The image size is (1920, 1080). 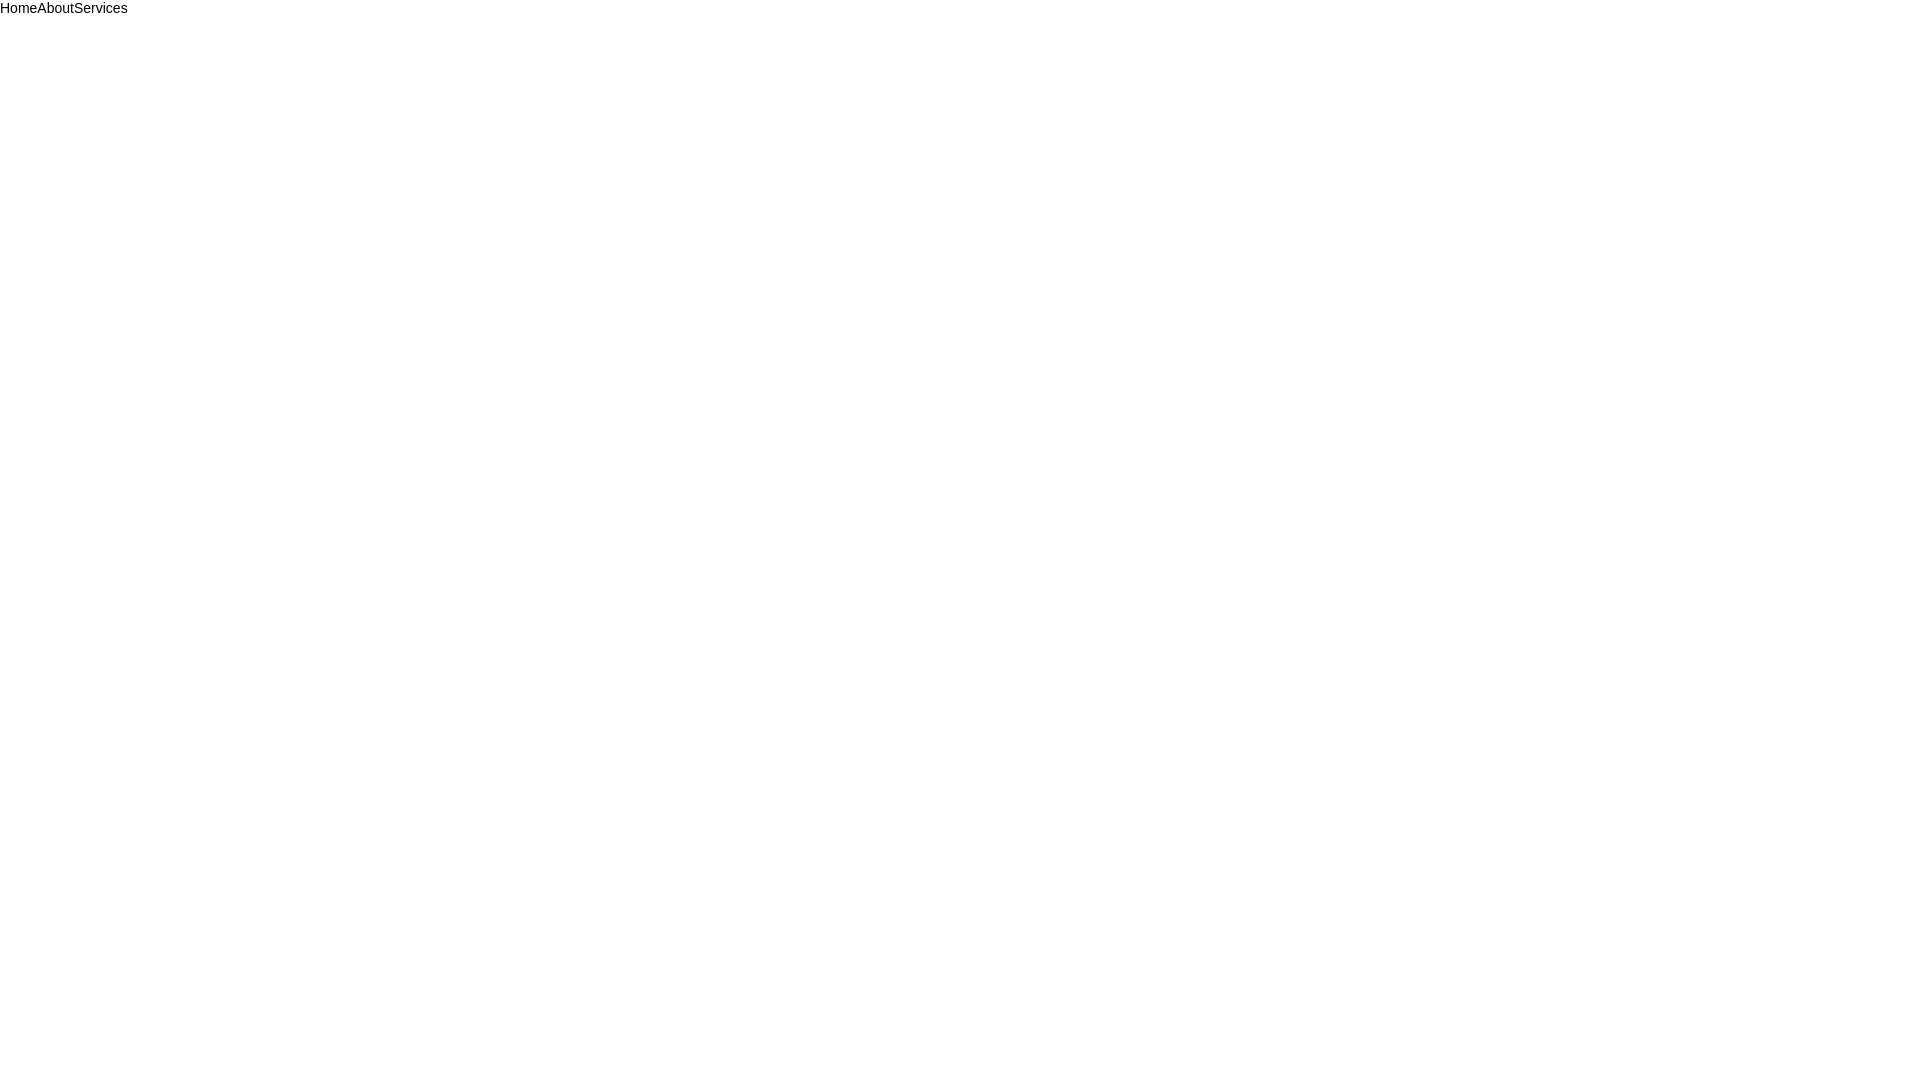 I want to click on 'About', so click(x=55, y=8).